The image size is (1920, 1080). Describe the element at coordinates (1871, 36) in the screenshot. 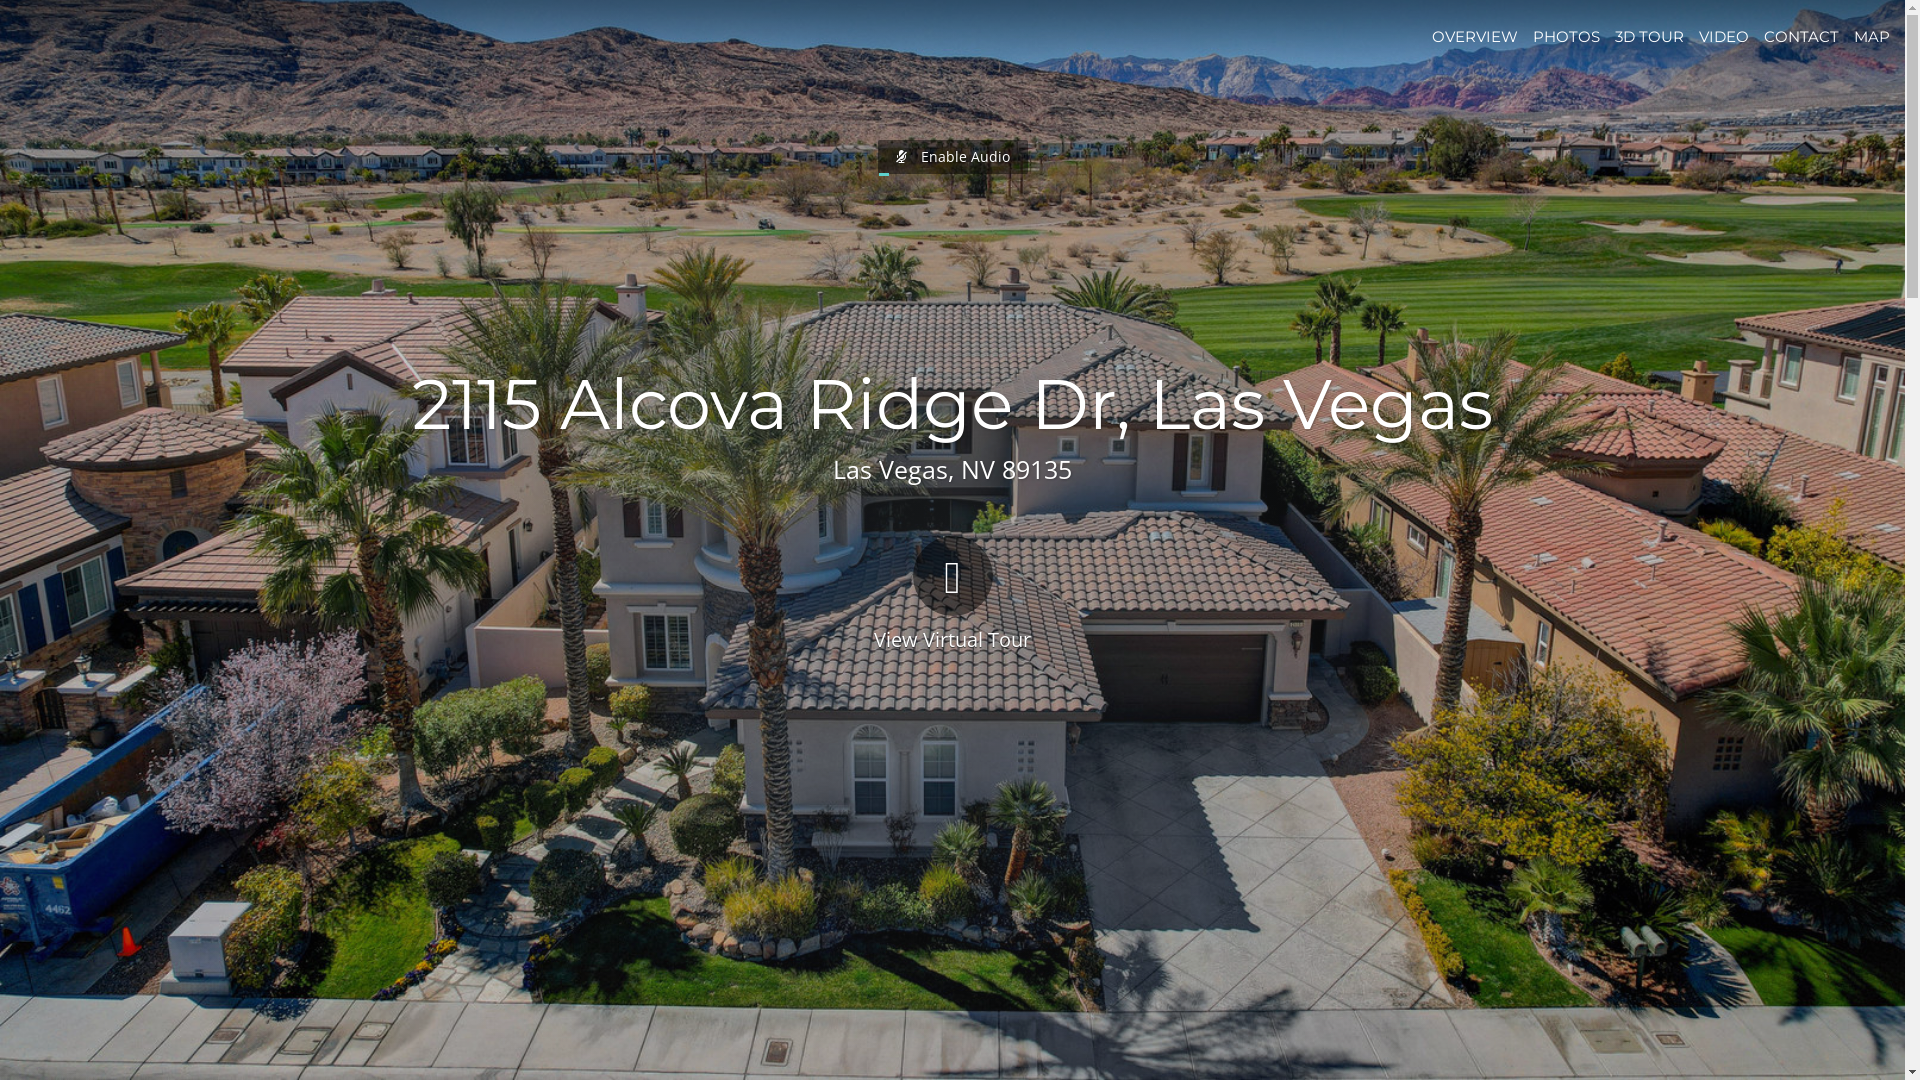

I see `'MAP'` at that location.